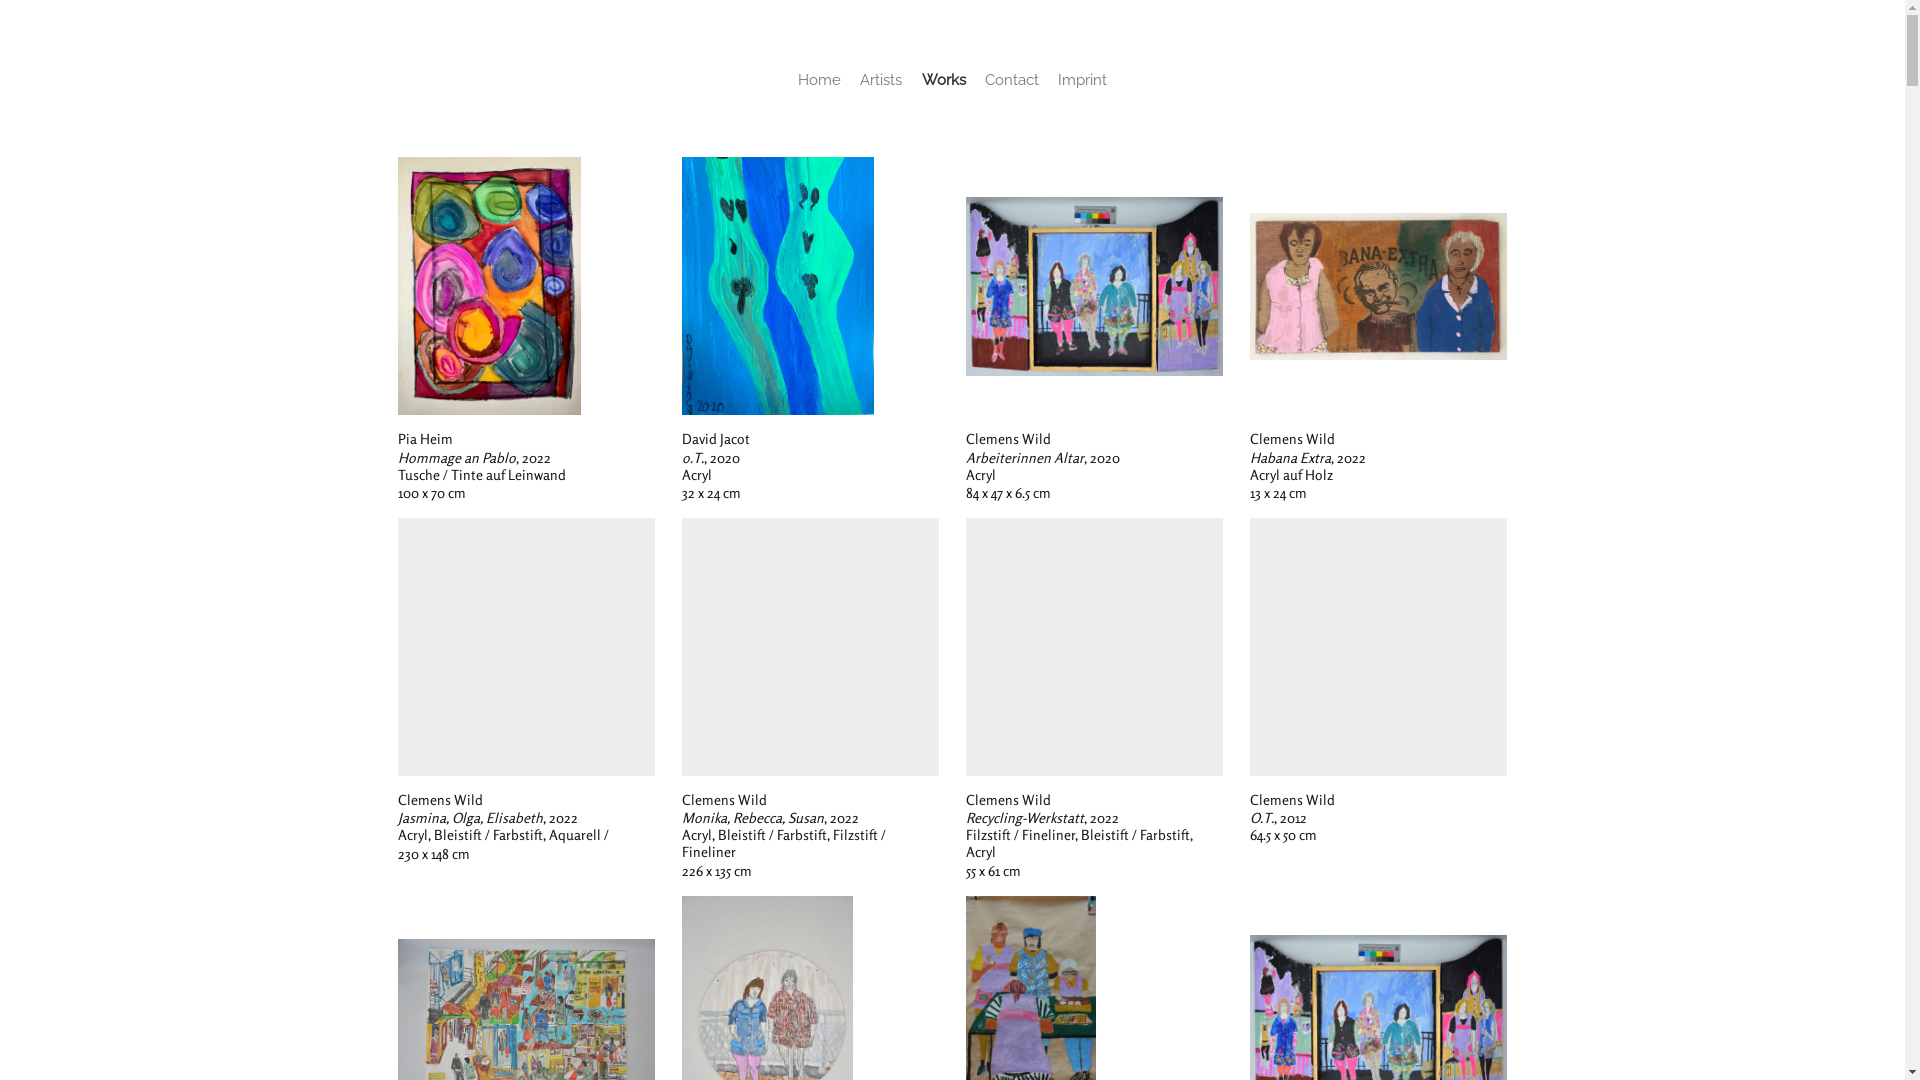  I want to click on 'o.T., 2020', so click(776, 285).